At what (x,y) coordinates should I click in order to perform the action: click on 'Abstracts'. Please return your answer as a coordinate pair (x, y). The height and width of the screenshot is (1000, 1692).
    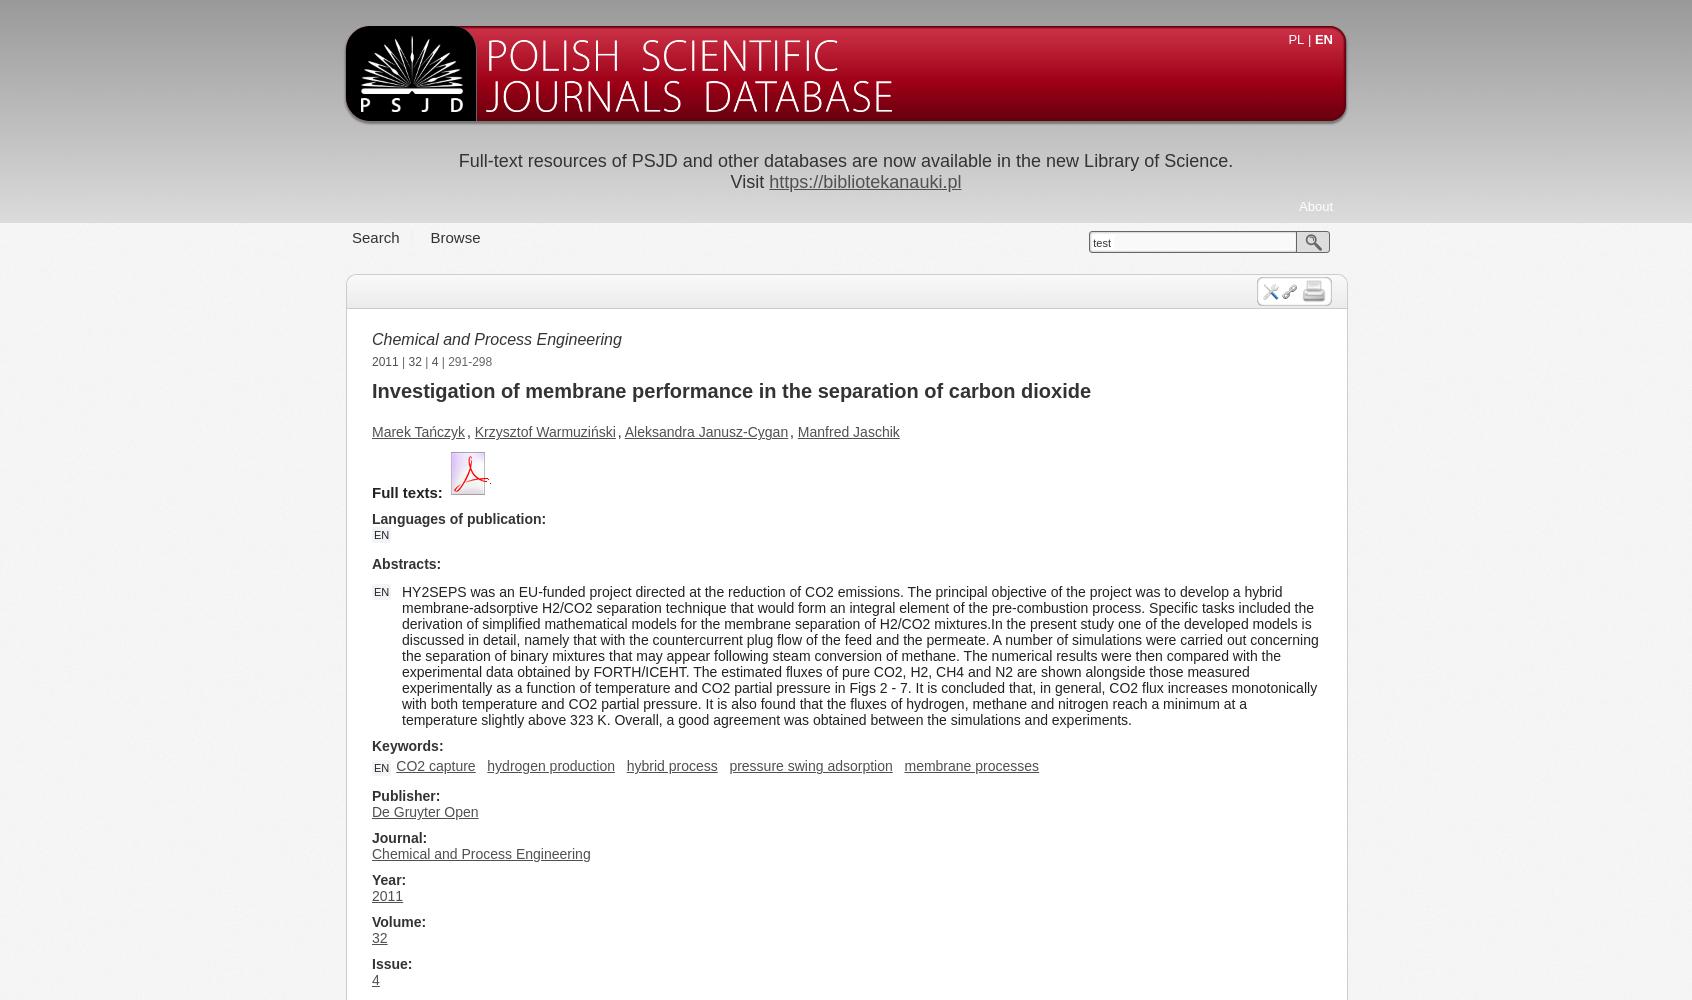
    Looking at the image, I should click on (404, 563).